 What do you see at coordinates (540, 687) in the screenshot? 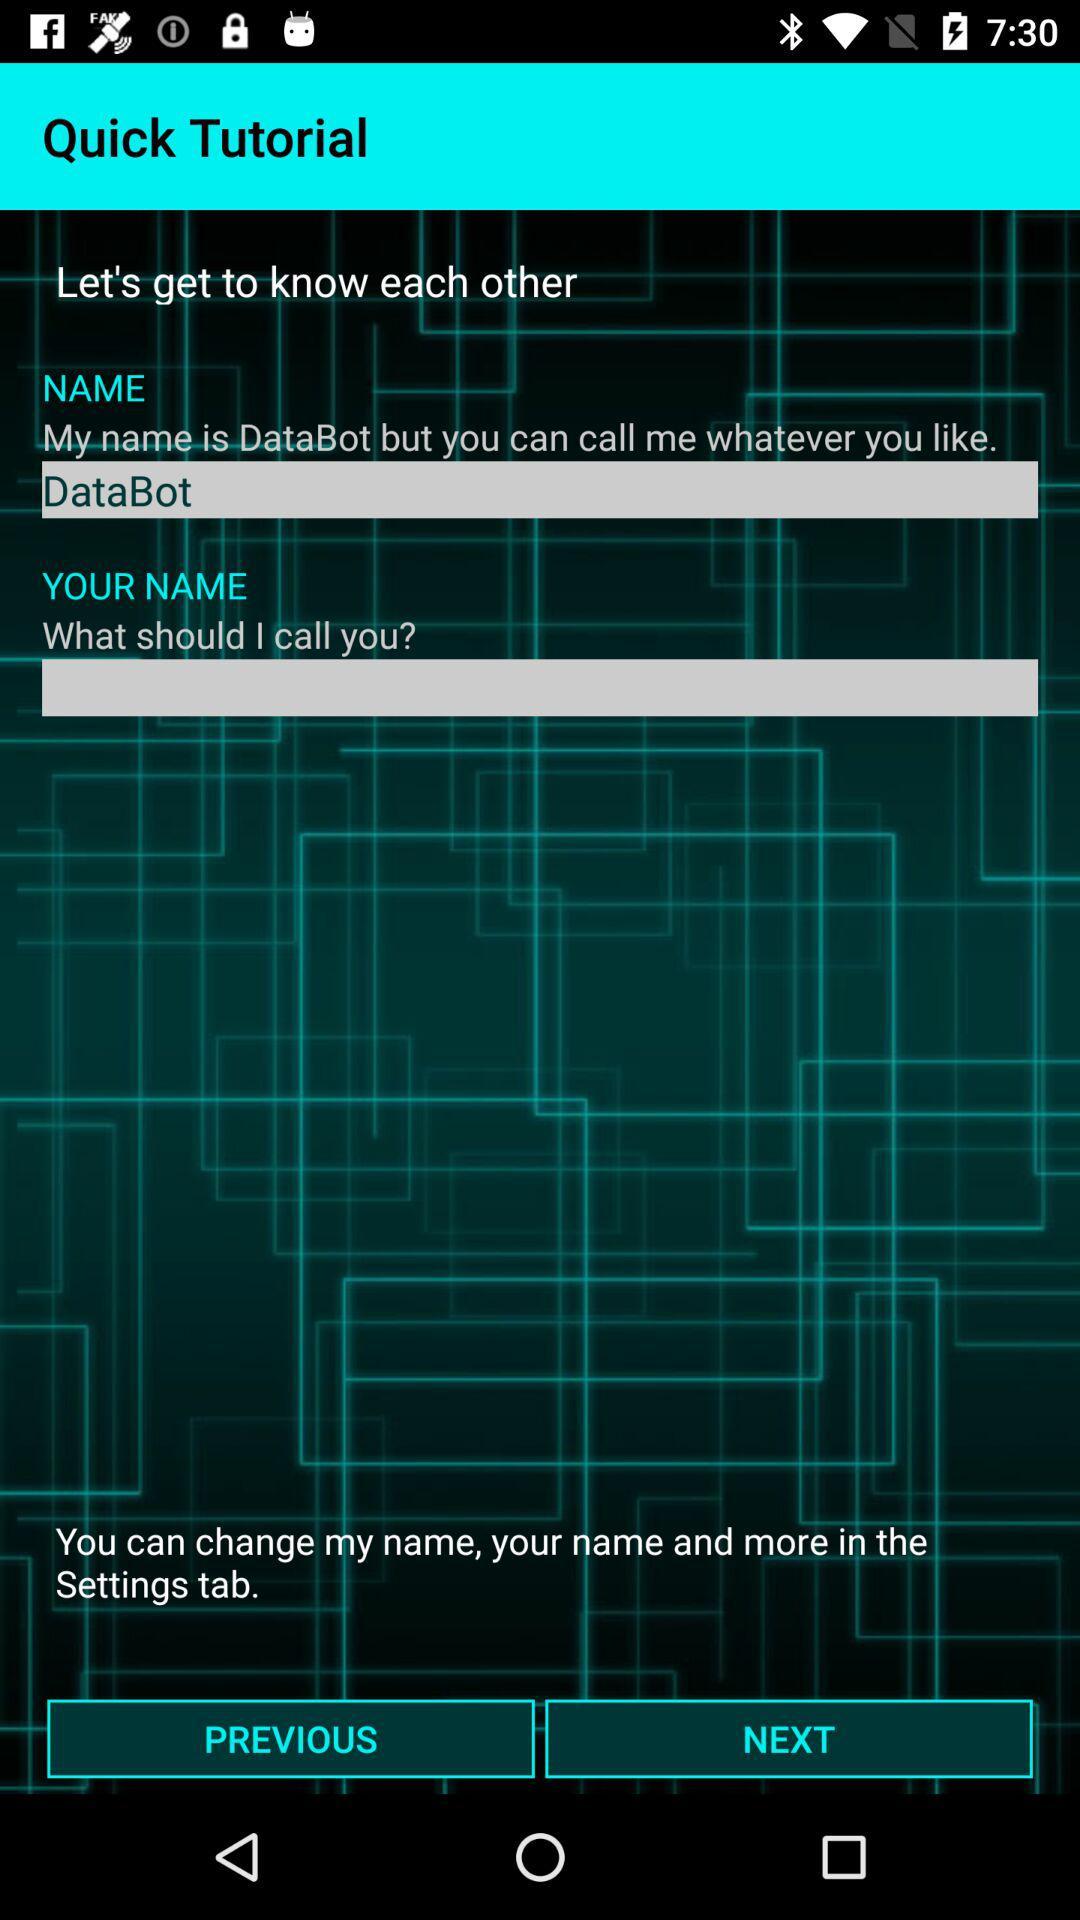
I see `open text box` at bounding box center [540, 687].